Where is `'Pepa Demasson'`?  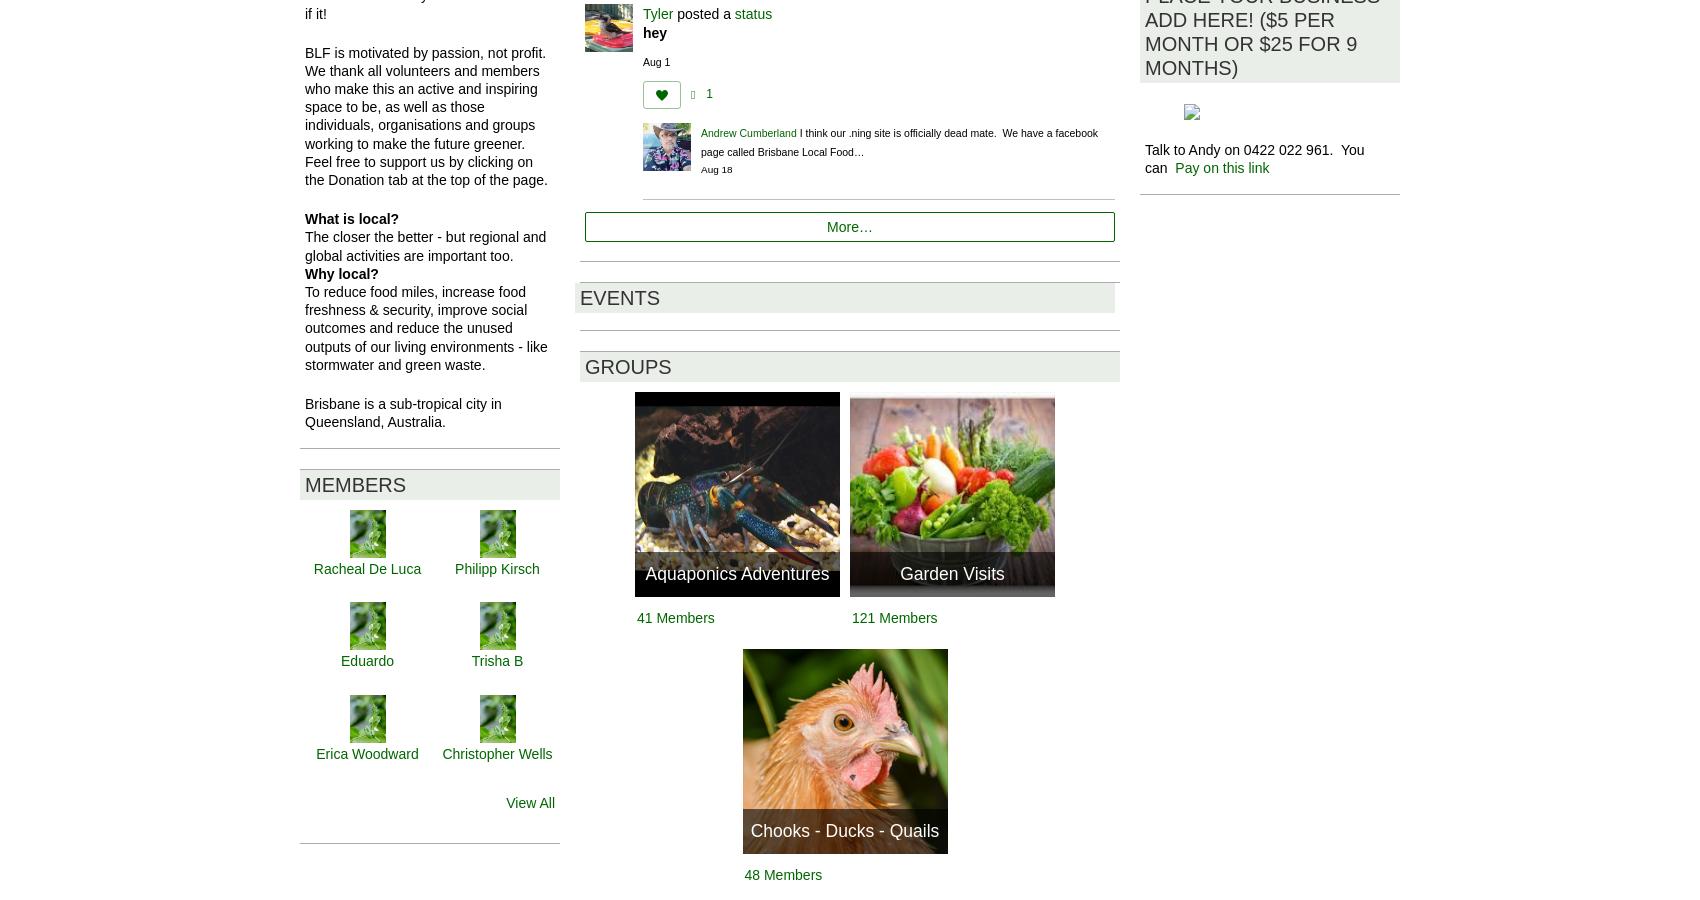 'Pepa Demasson' is located at coordinates (497, 845).